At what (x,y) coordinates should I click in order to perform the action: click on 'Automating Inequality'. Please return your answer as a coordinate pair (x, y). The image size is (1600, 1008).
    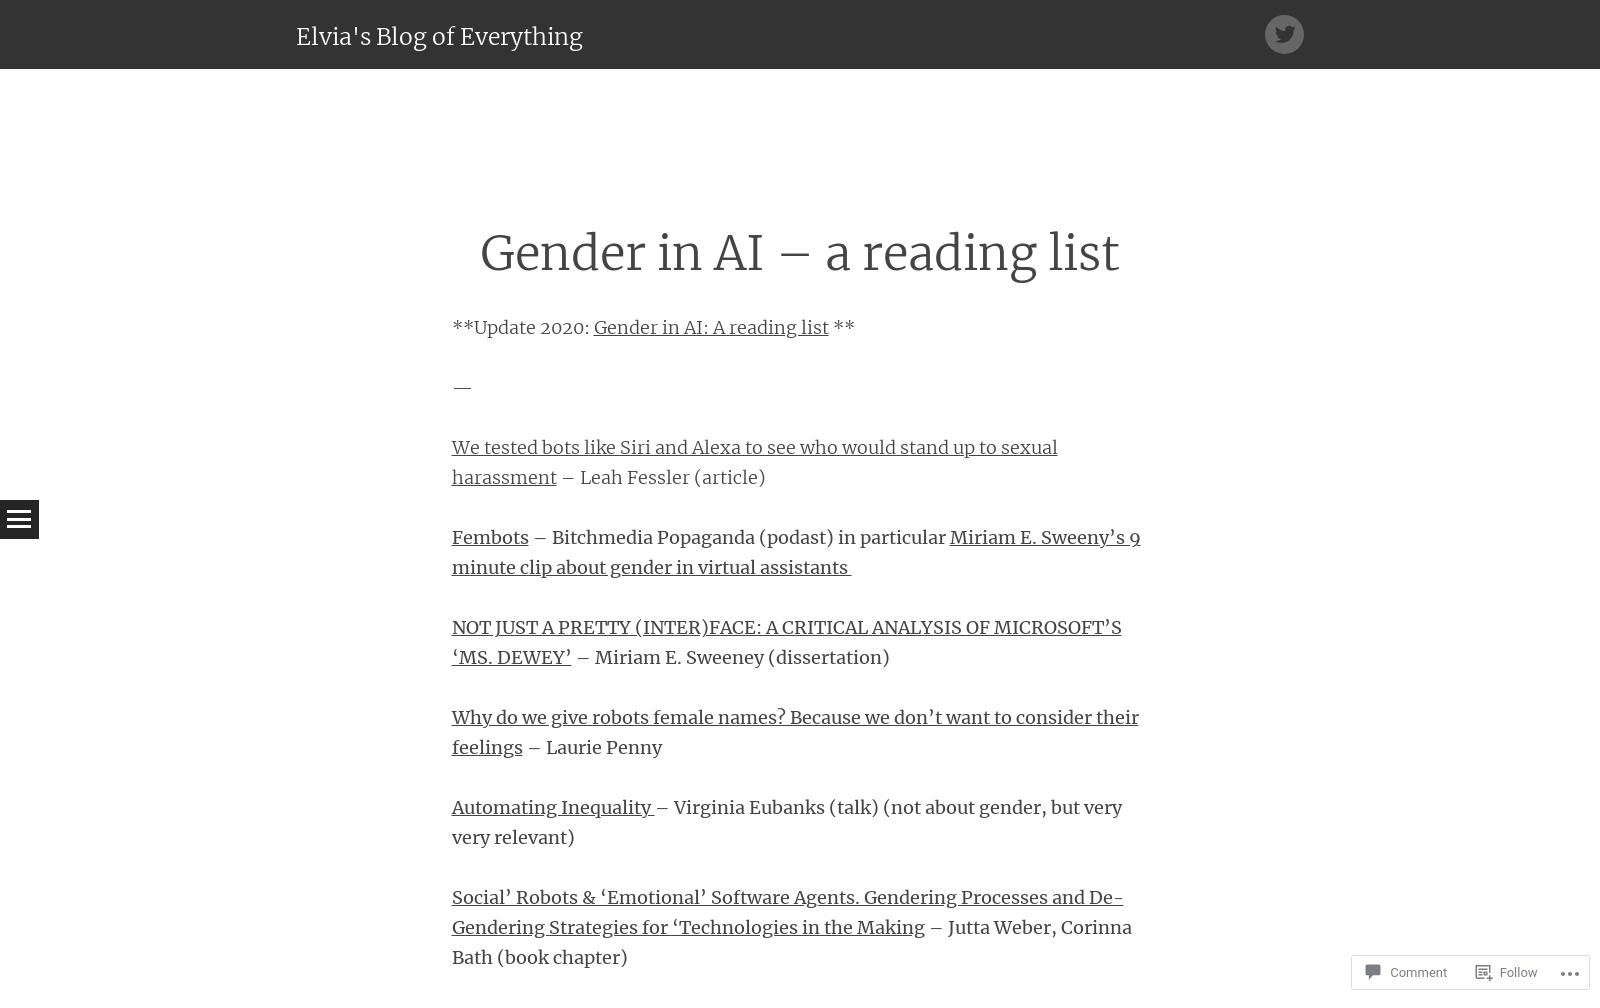
    Looking at the image, I should click on (450, 807).